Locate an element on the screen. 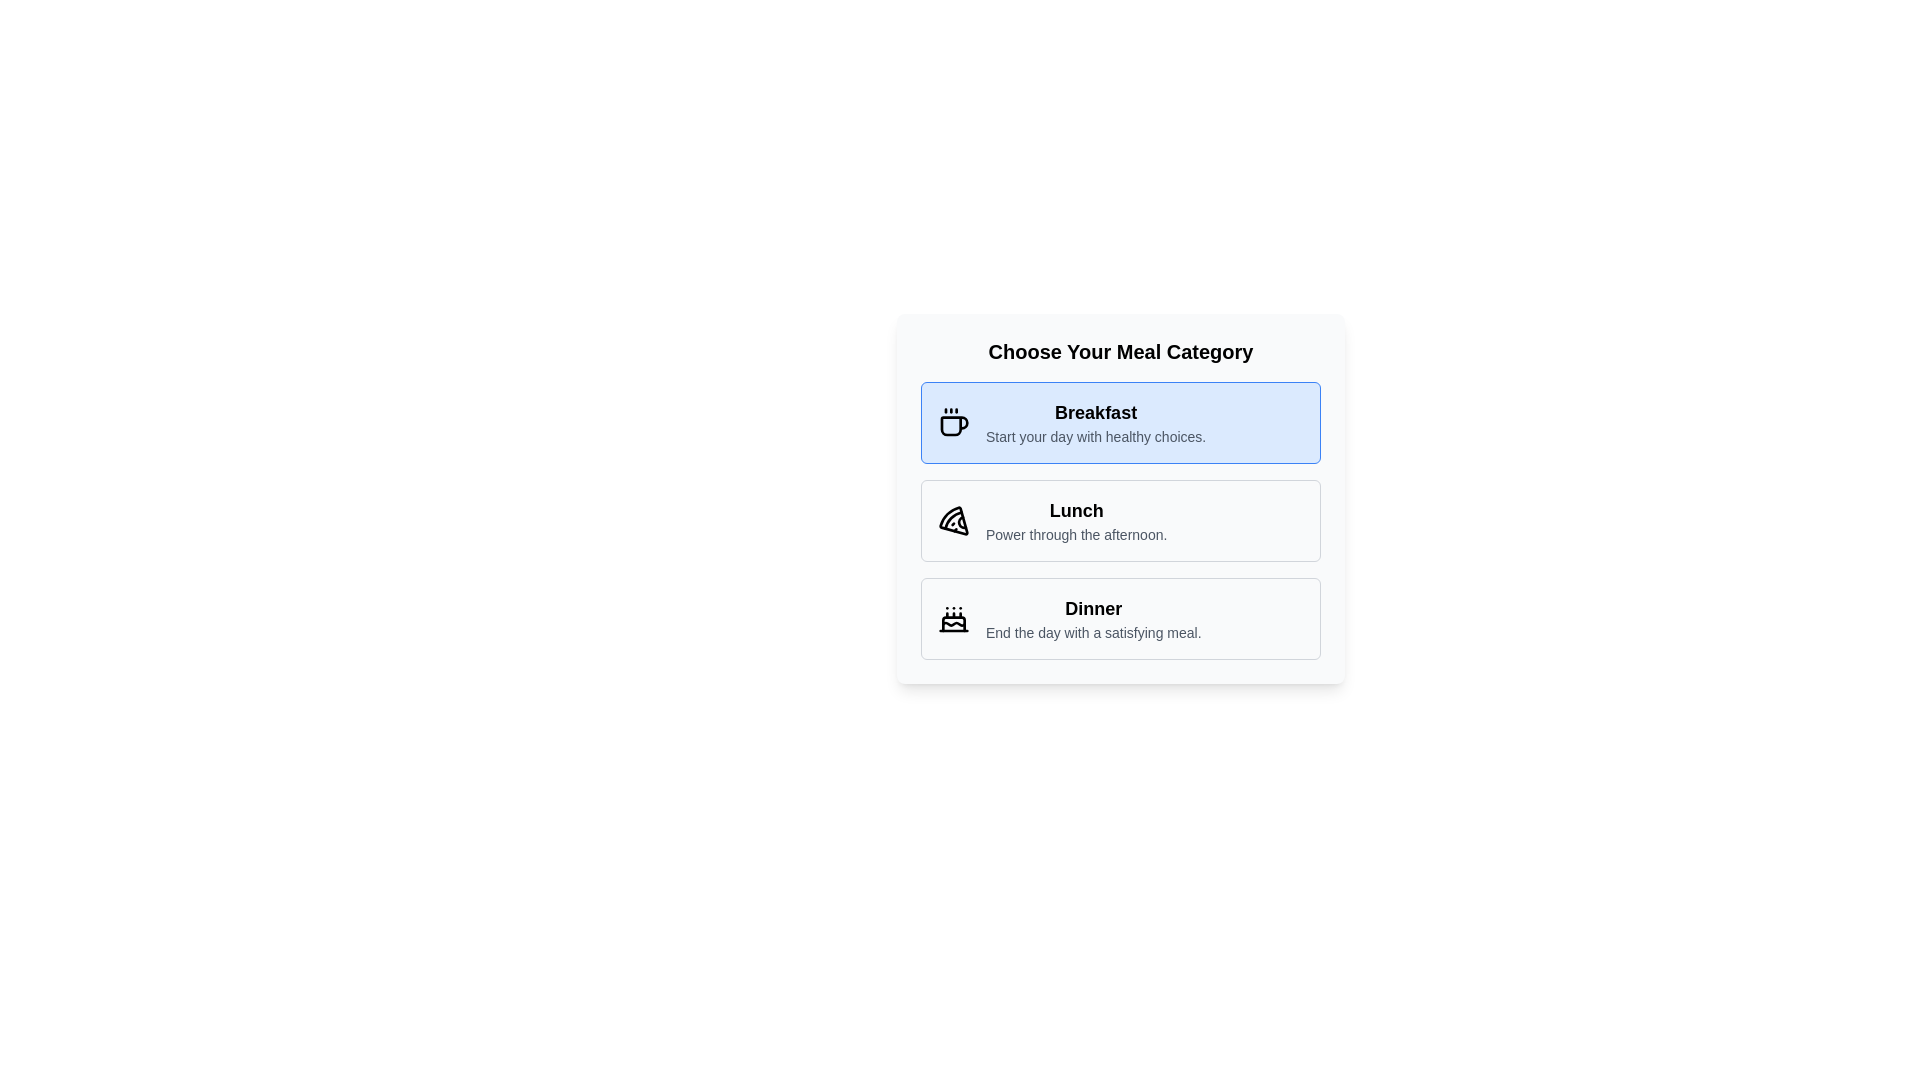 The height and width of the screenshot is (1080, 1920). the icon area nearby the pizza slice icon representing the Lunch category is located at coordinates (962, 521).